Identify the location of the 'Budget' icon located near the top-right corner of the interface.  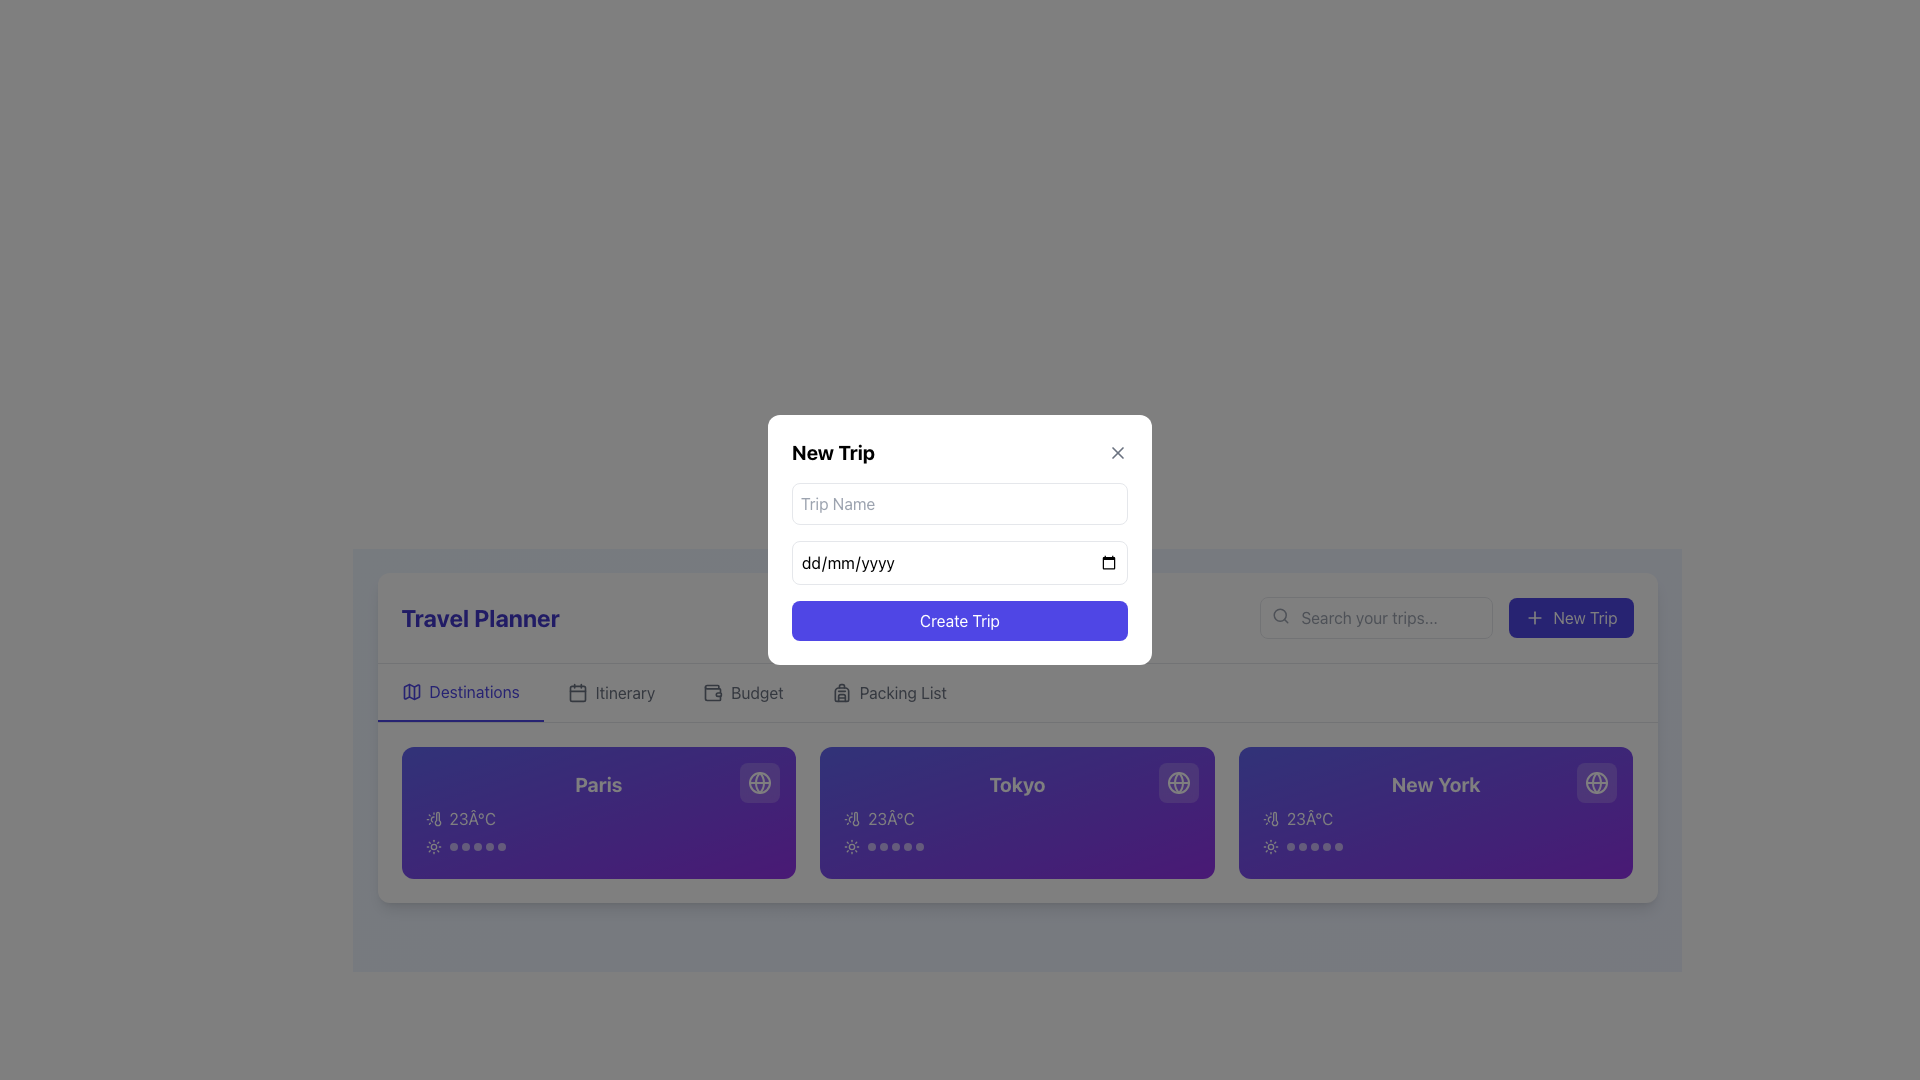
(713, 689).